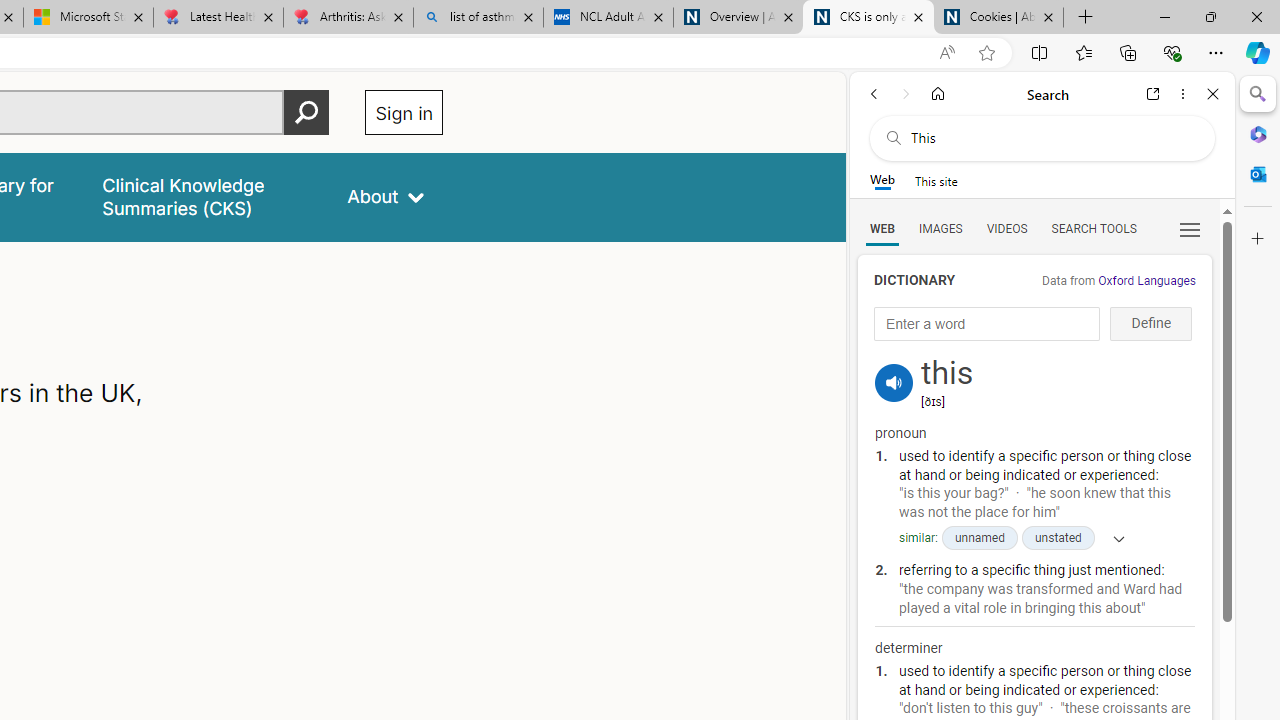  Describe the element at coordinates (1151, 323) in the screenshot. I see `'Define'` at that location.